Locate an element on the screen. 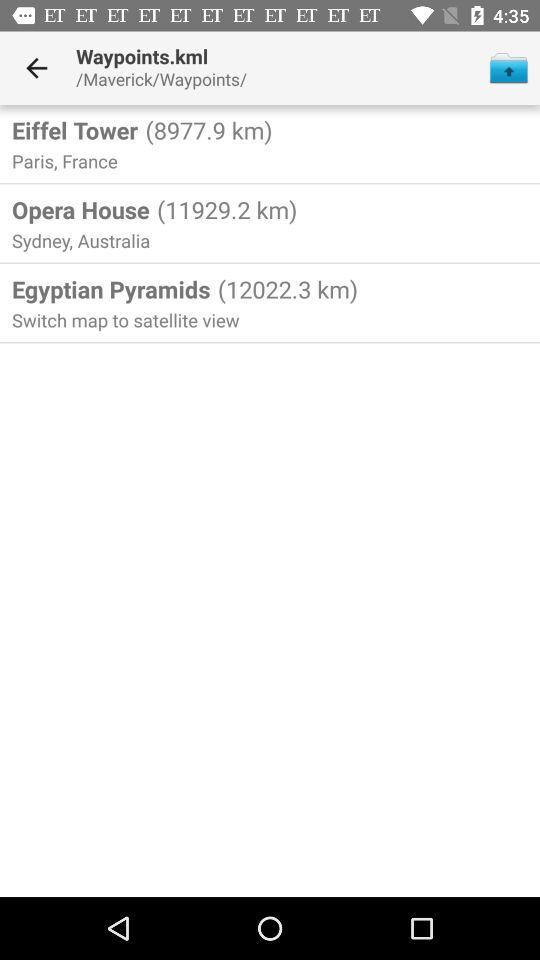  icon next to  (11929.2 km) is located at coordinates (79, 209).